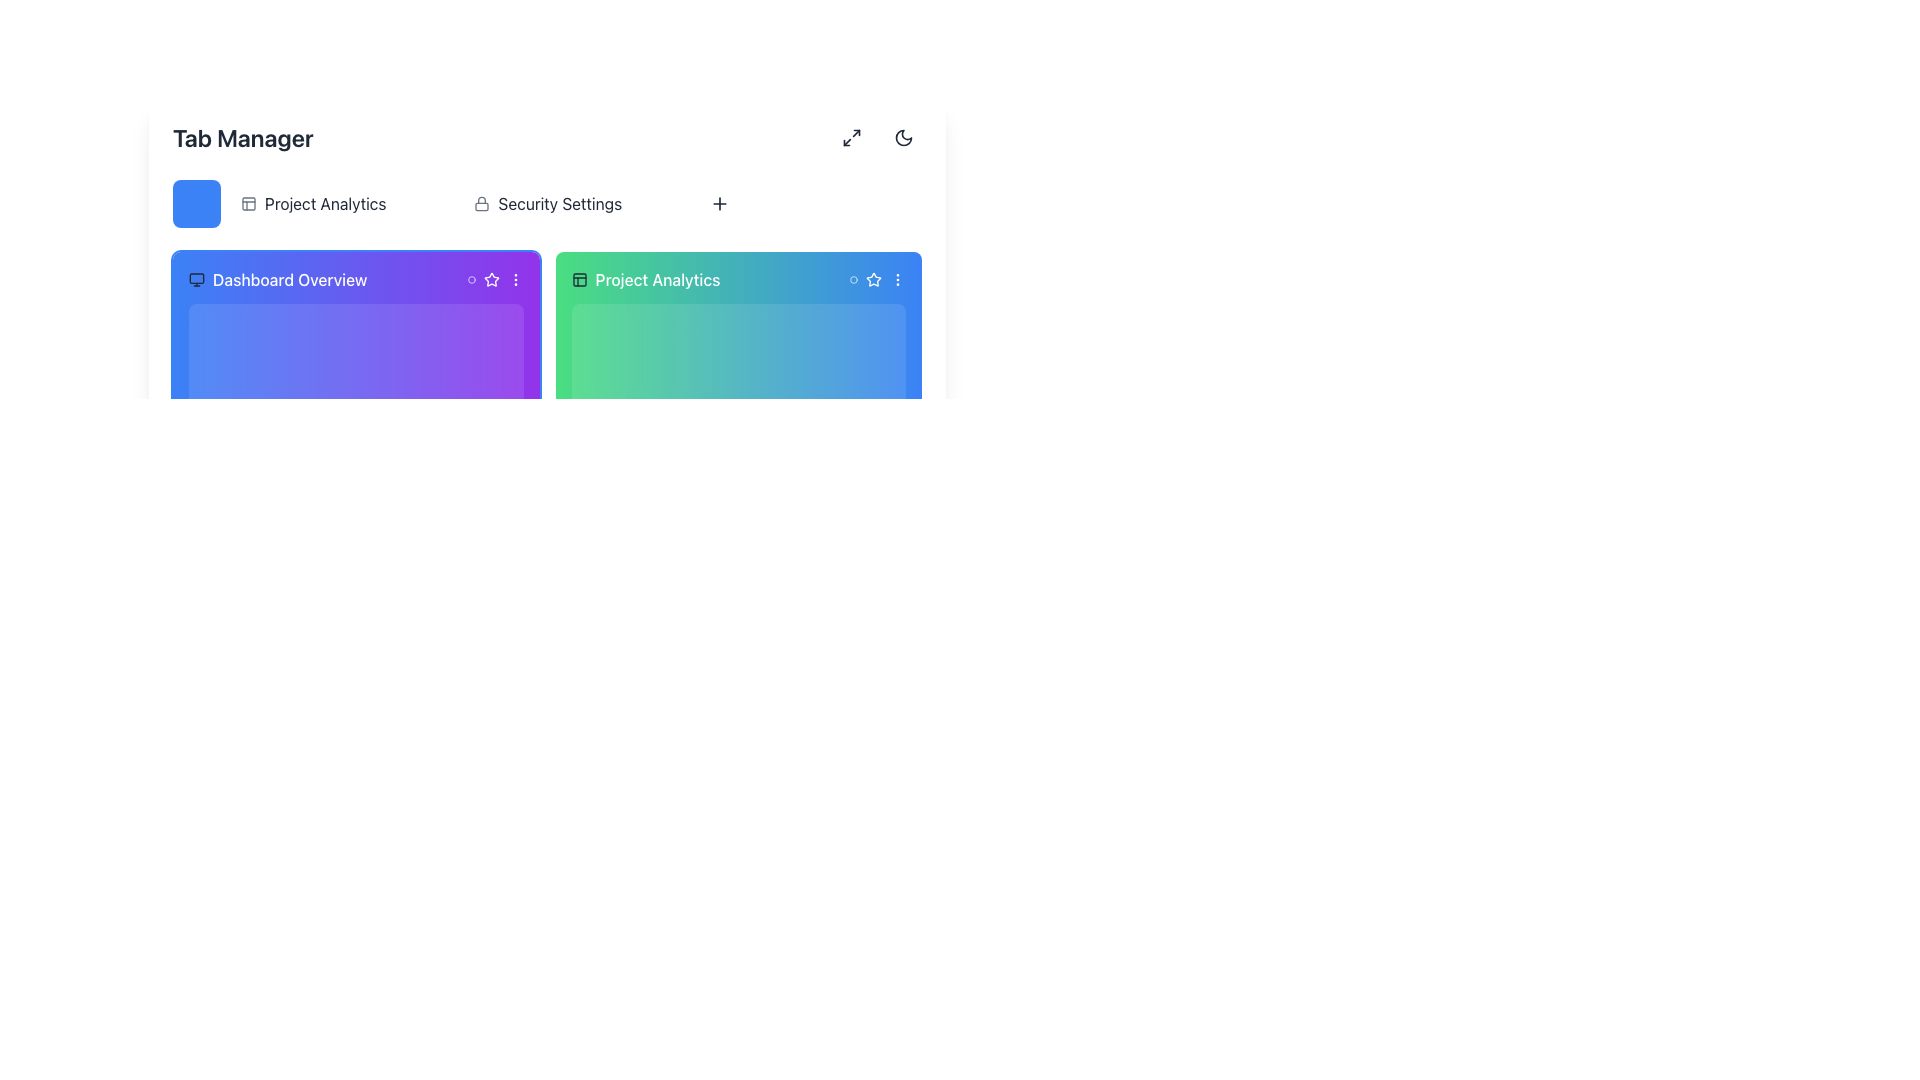  Describe the element at coordinates (851, 137) in the screenshot. I see `the small interactive button with rounded edges that has an icon of two diagonal arrows pointing outward, located at the top-right corner of the interface` at that location.